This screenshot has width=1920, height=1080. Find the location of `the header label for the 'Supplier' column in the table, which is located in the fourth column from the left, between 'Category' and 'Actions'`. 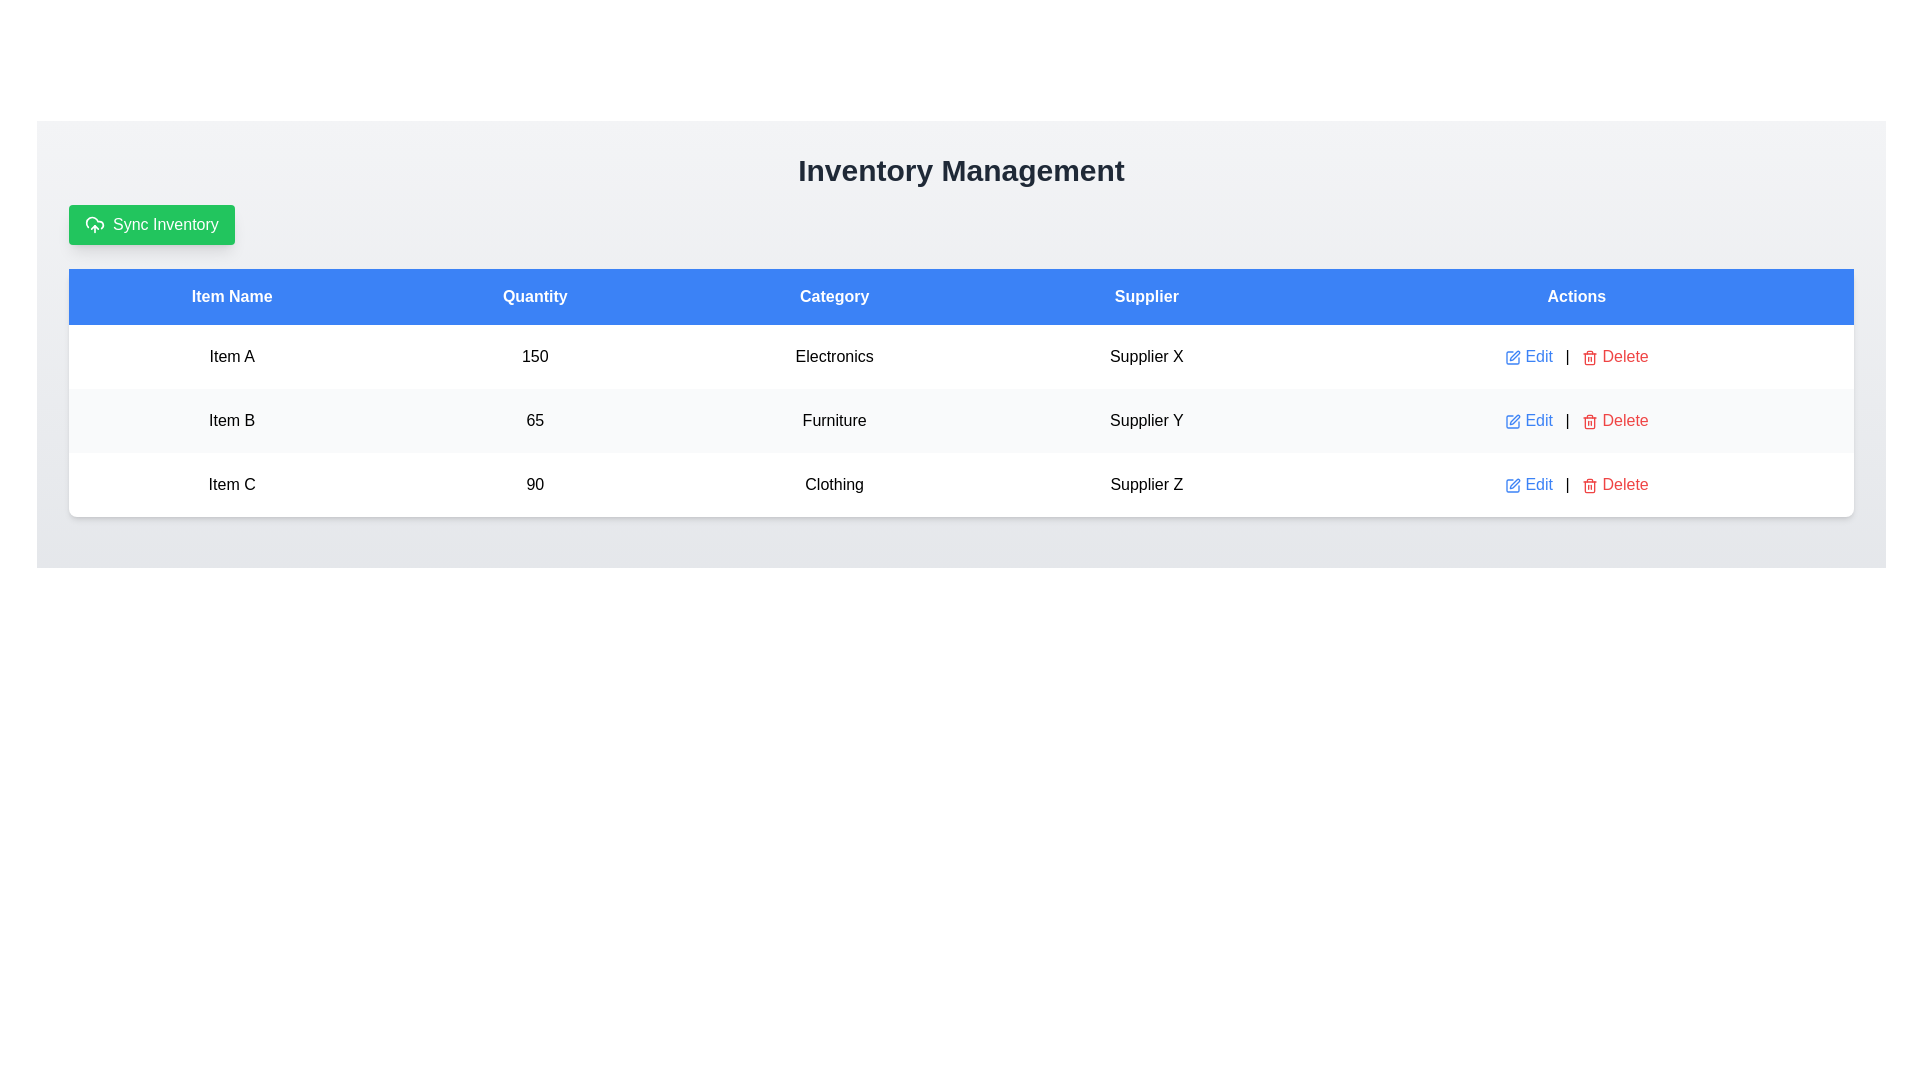

the header label for the 'Supplier' column in the table, which is located in the fourth column from the left, between 'Category' and 'Actions' is located at coordinates (1146, 297).